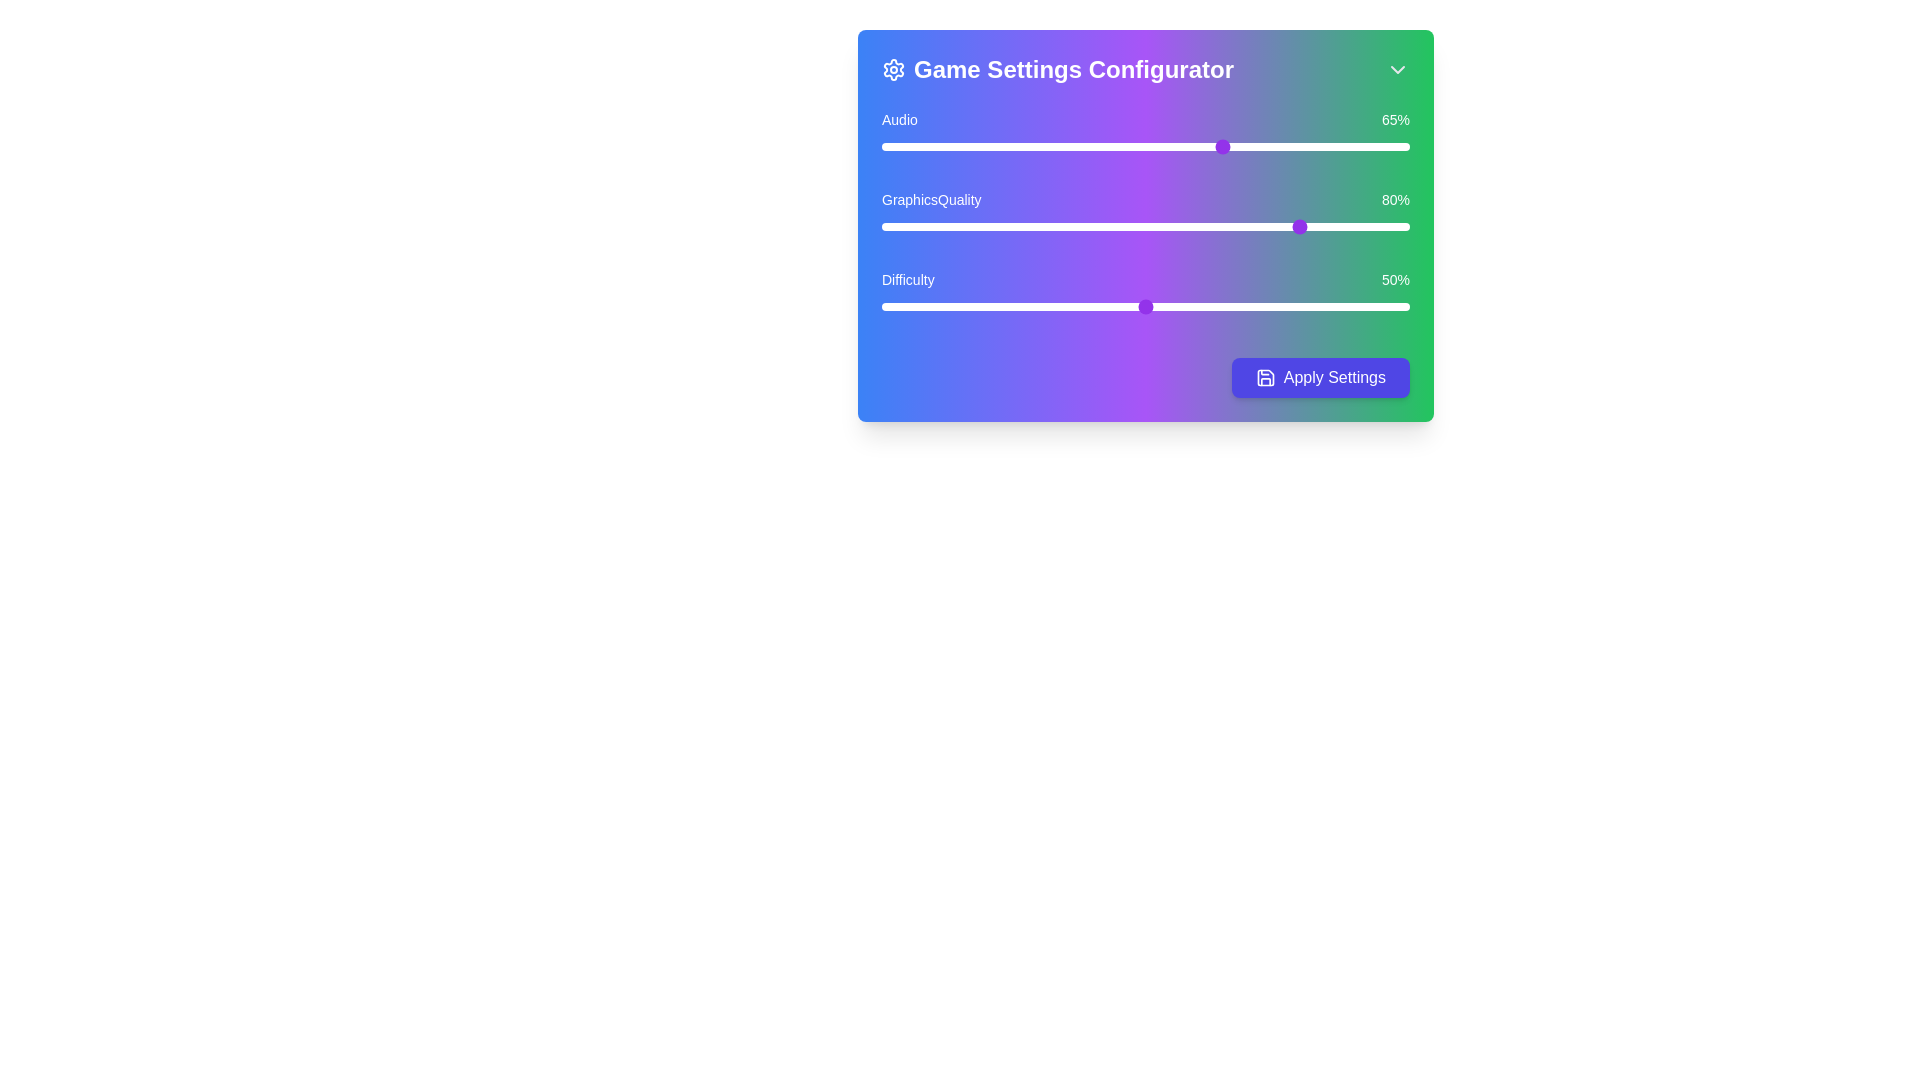 This screenshot has height=1080, width=1920. What do you see at coordinates (1245, 145) in the screenshot?
I see `the audio volume` at bounding box center [1245, 145].